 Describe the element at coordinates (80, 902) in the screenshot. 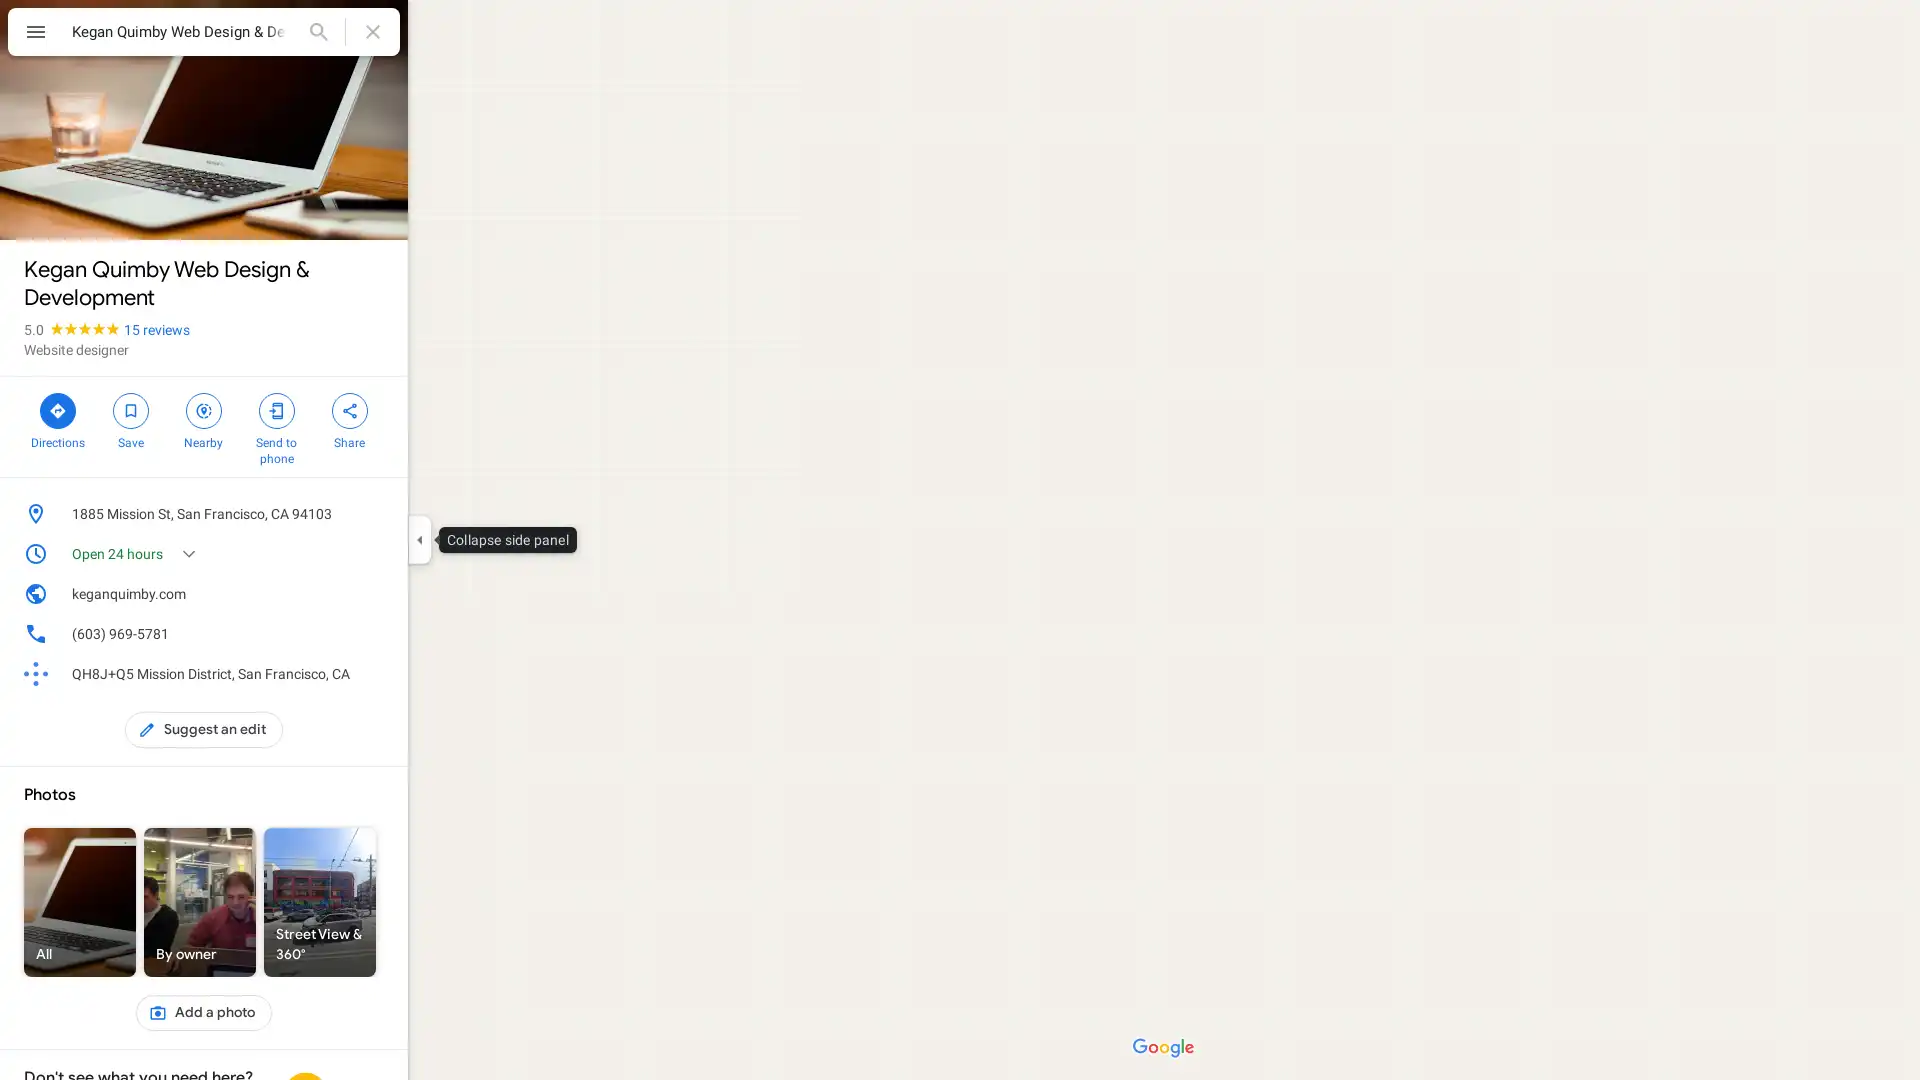

I see `All` at that location.